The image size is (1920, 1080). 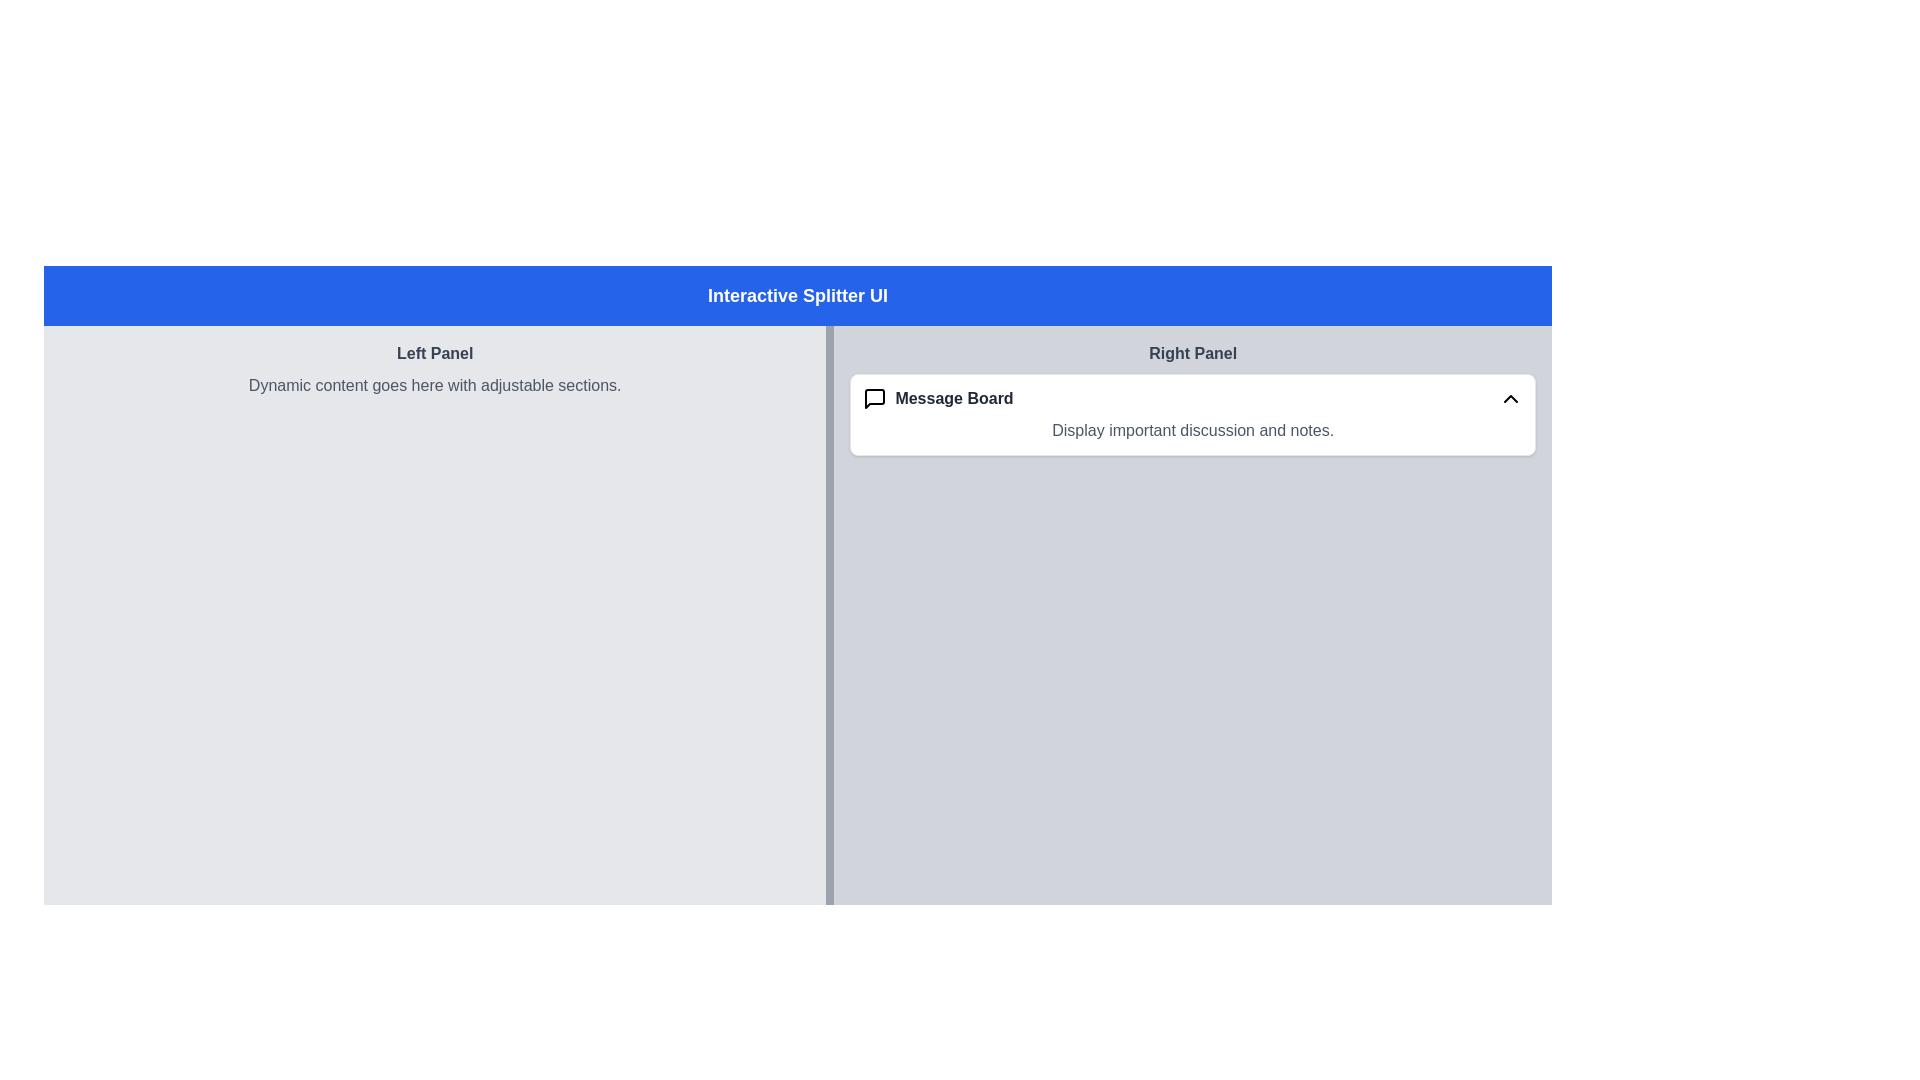 What do you see at coordinates (434, 385) in the screenshot?
I see `the informative text located below the 'Left Panel' header in the left division of the two-panel layout interface` at bounding box center [434, 385].